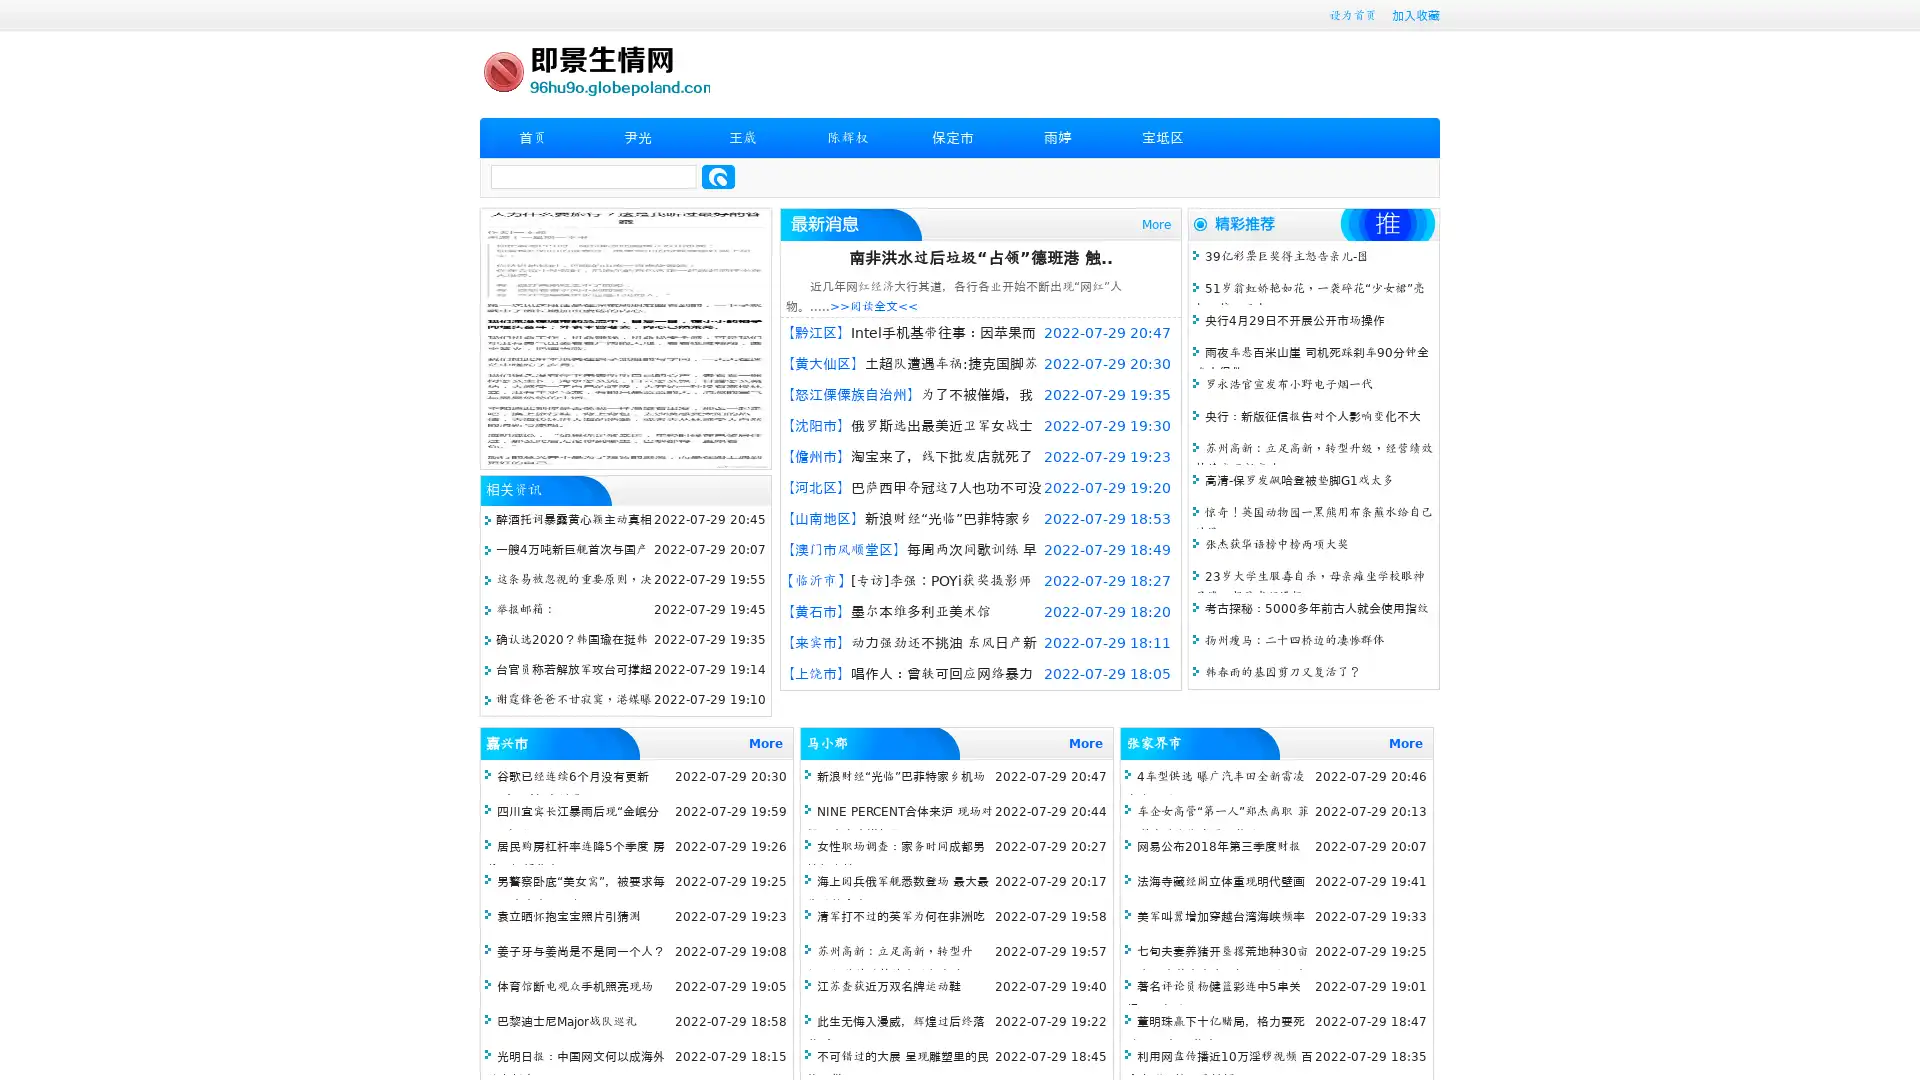 The width and height of the screenshot is (1920, 1080). What do you see at coordinates (718, 176) in the screenshot?
I see `Search` at bounding box center [718, 176].